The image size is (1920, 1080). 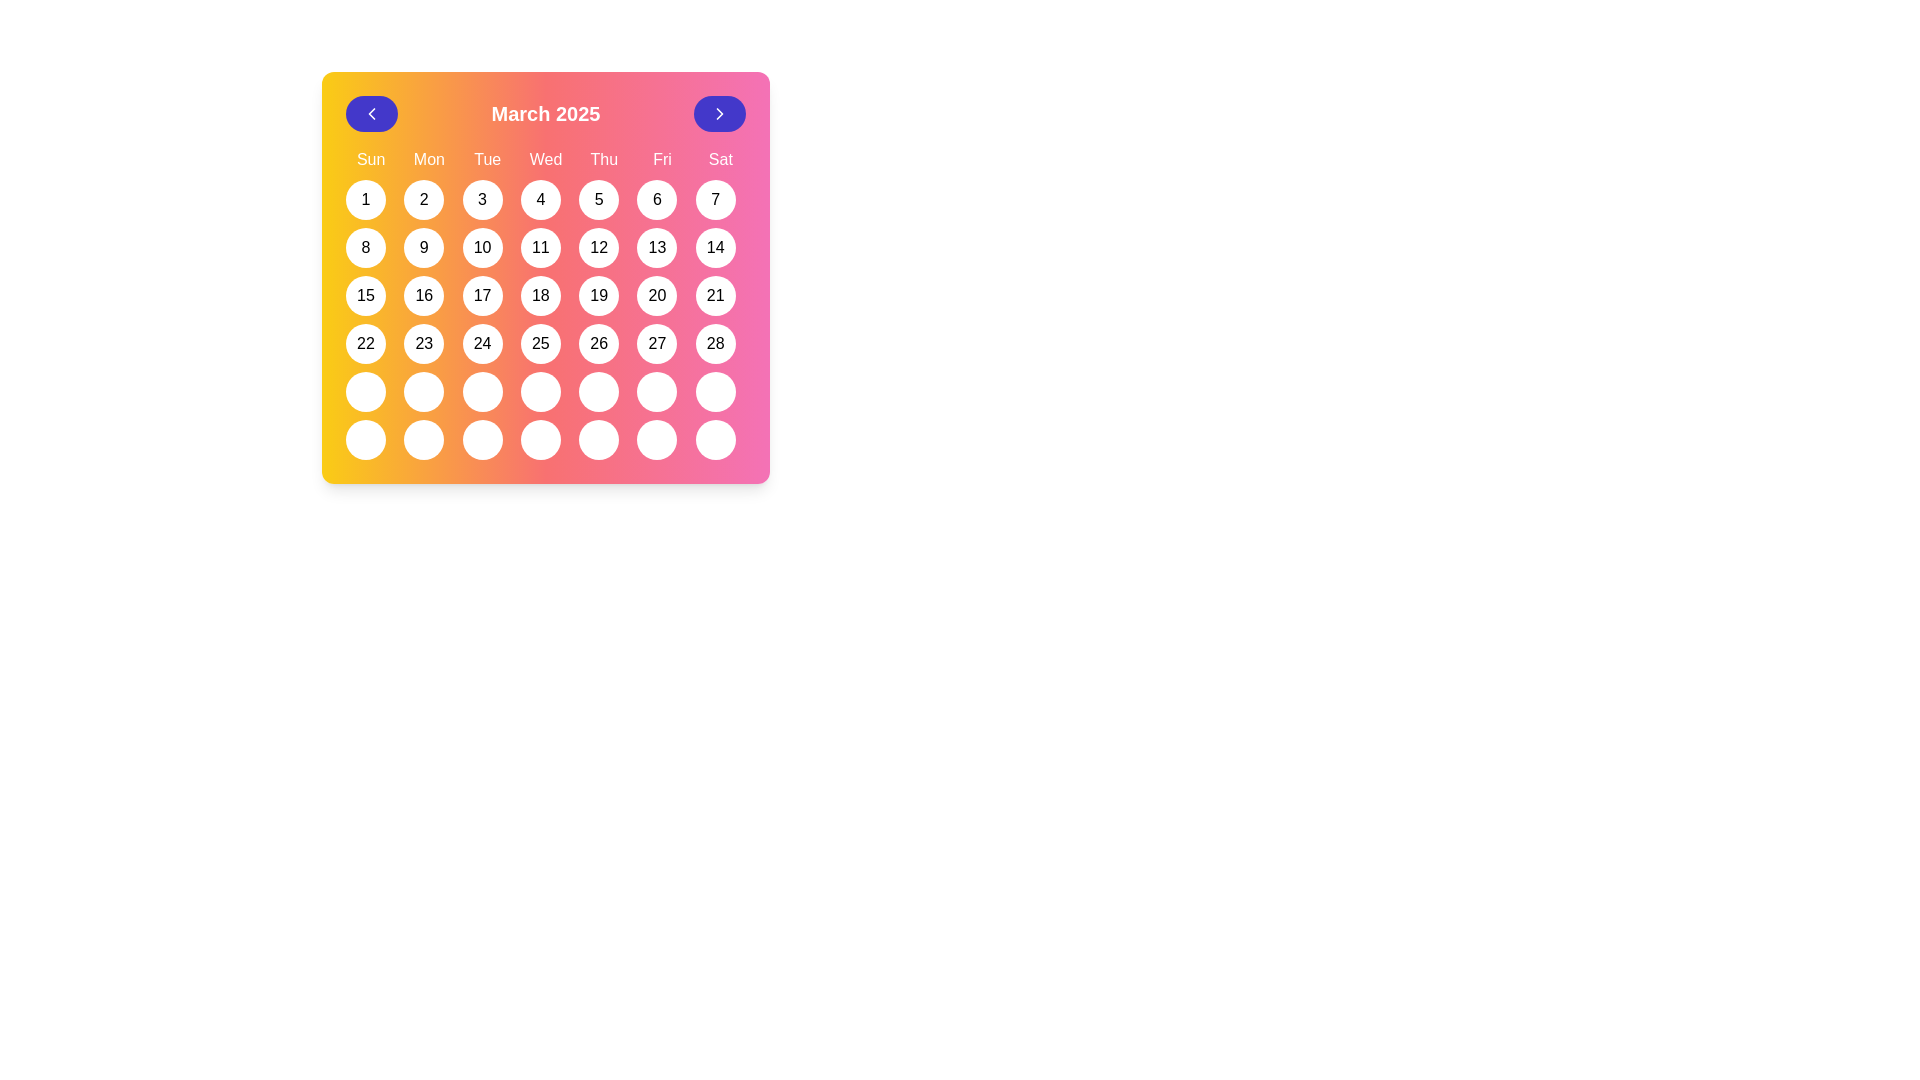 What do you see at coordinates (482, 296) in the screenshot?
I see `the button representing the 17th day of the month in the calendar interface` at bounding box center [482, 296].